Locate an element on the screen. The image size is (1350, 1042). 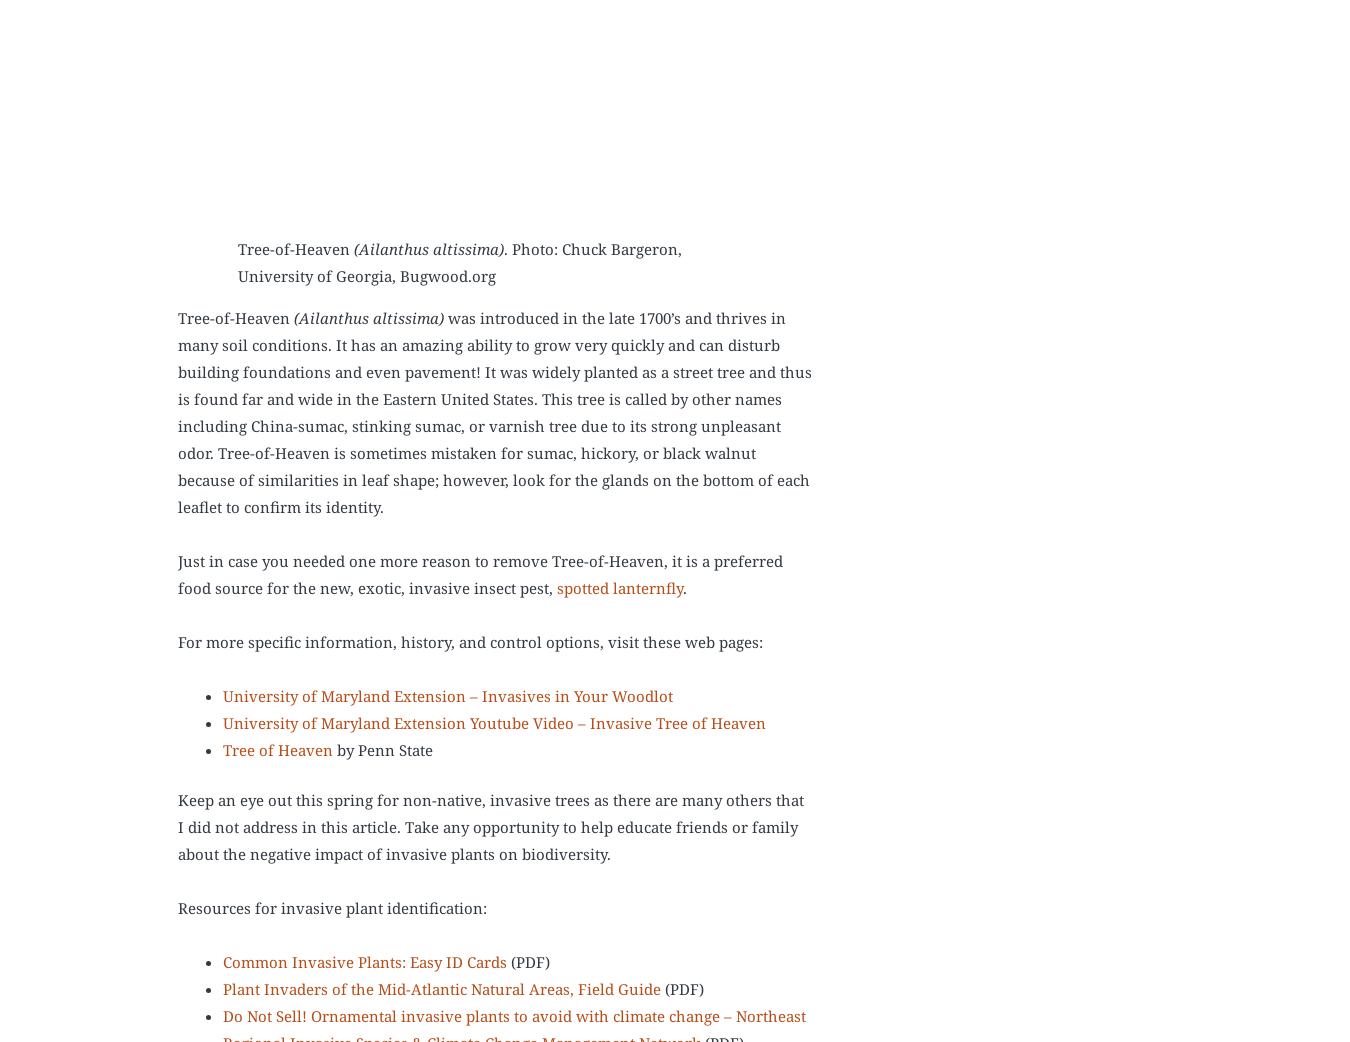
'Keep an eye out this spring for non-native, invasive trees as there are many others that I did not address in this article. Take any opportunity to help educate friends or family about the negative impact of invasive plants on biodiversity.' is located at coordinates (489, 827).